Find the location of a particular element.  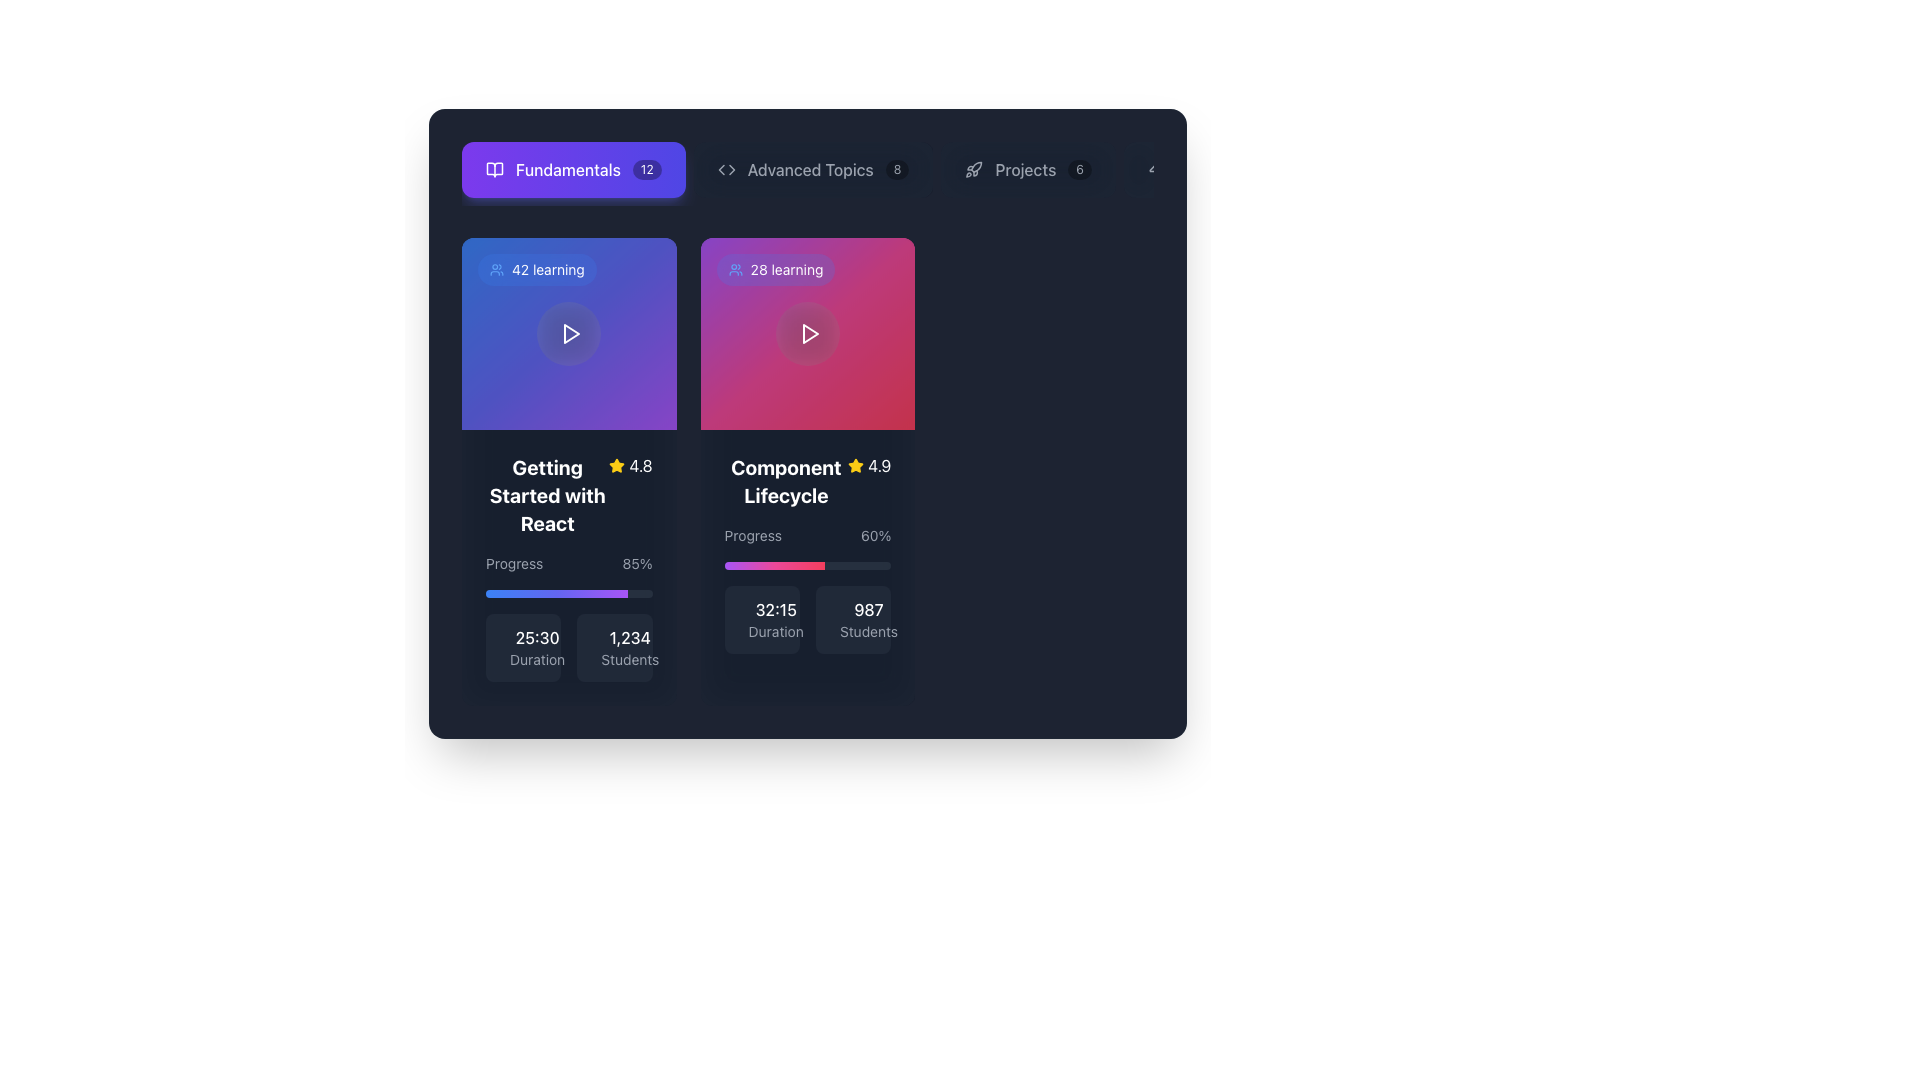

text label indicating the number of students involved in the learning activity, located in the top-left corner of the left card, above the play icon and below the user circular icon is located at coordinates (548, 270).